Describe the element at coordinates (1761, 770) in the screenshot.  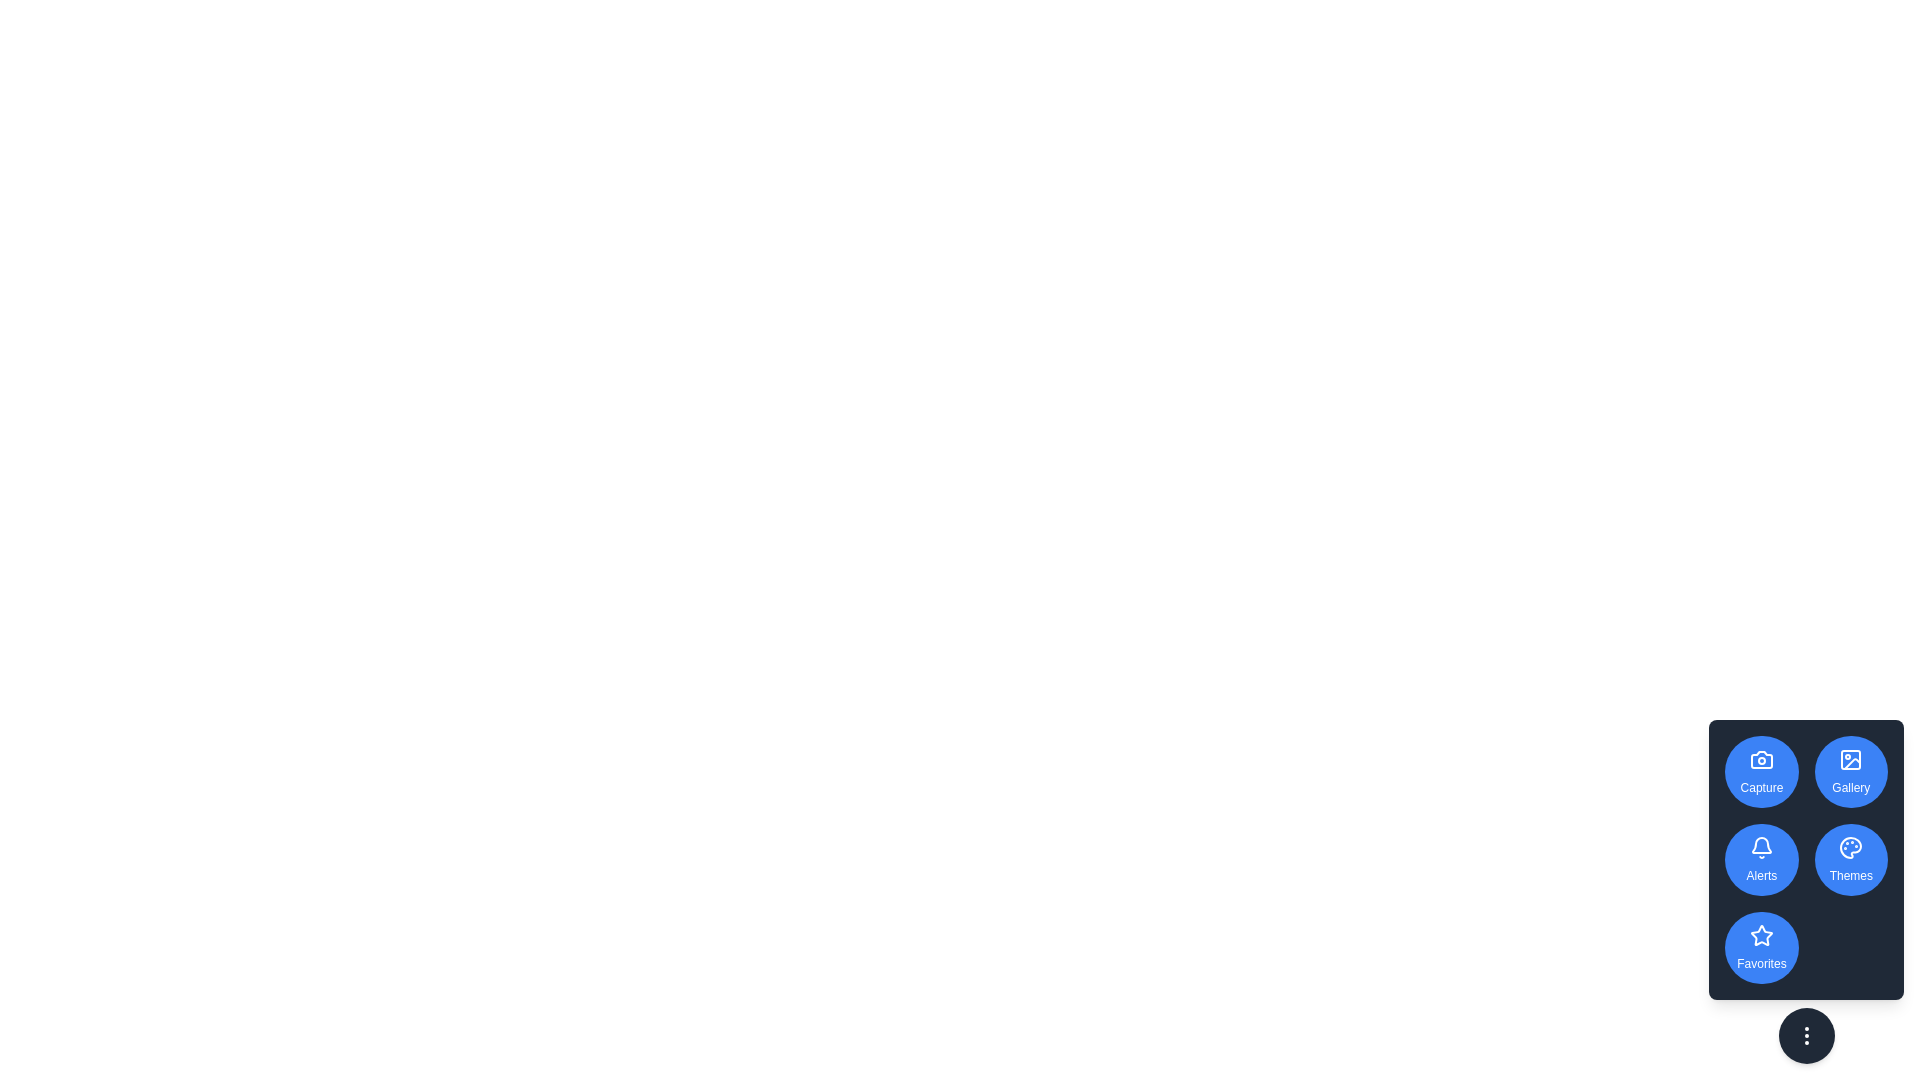
I see `the 'Capture' button to initiate the capture action` at that location.